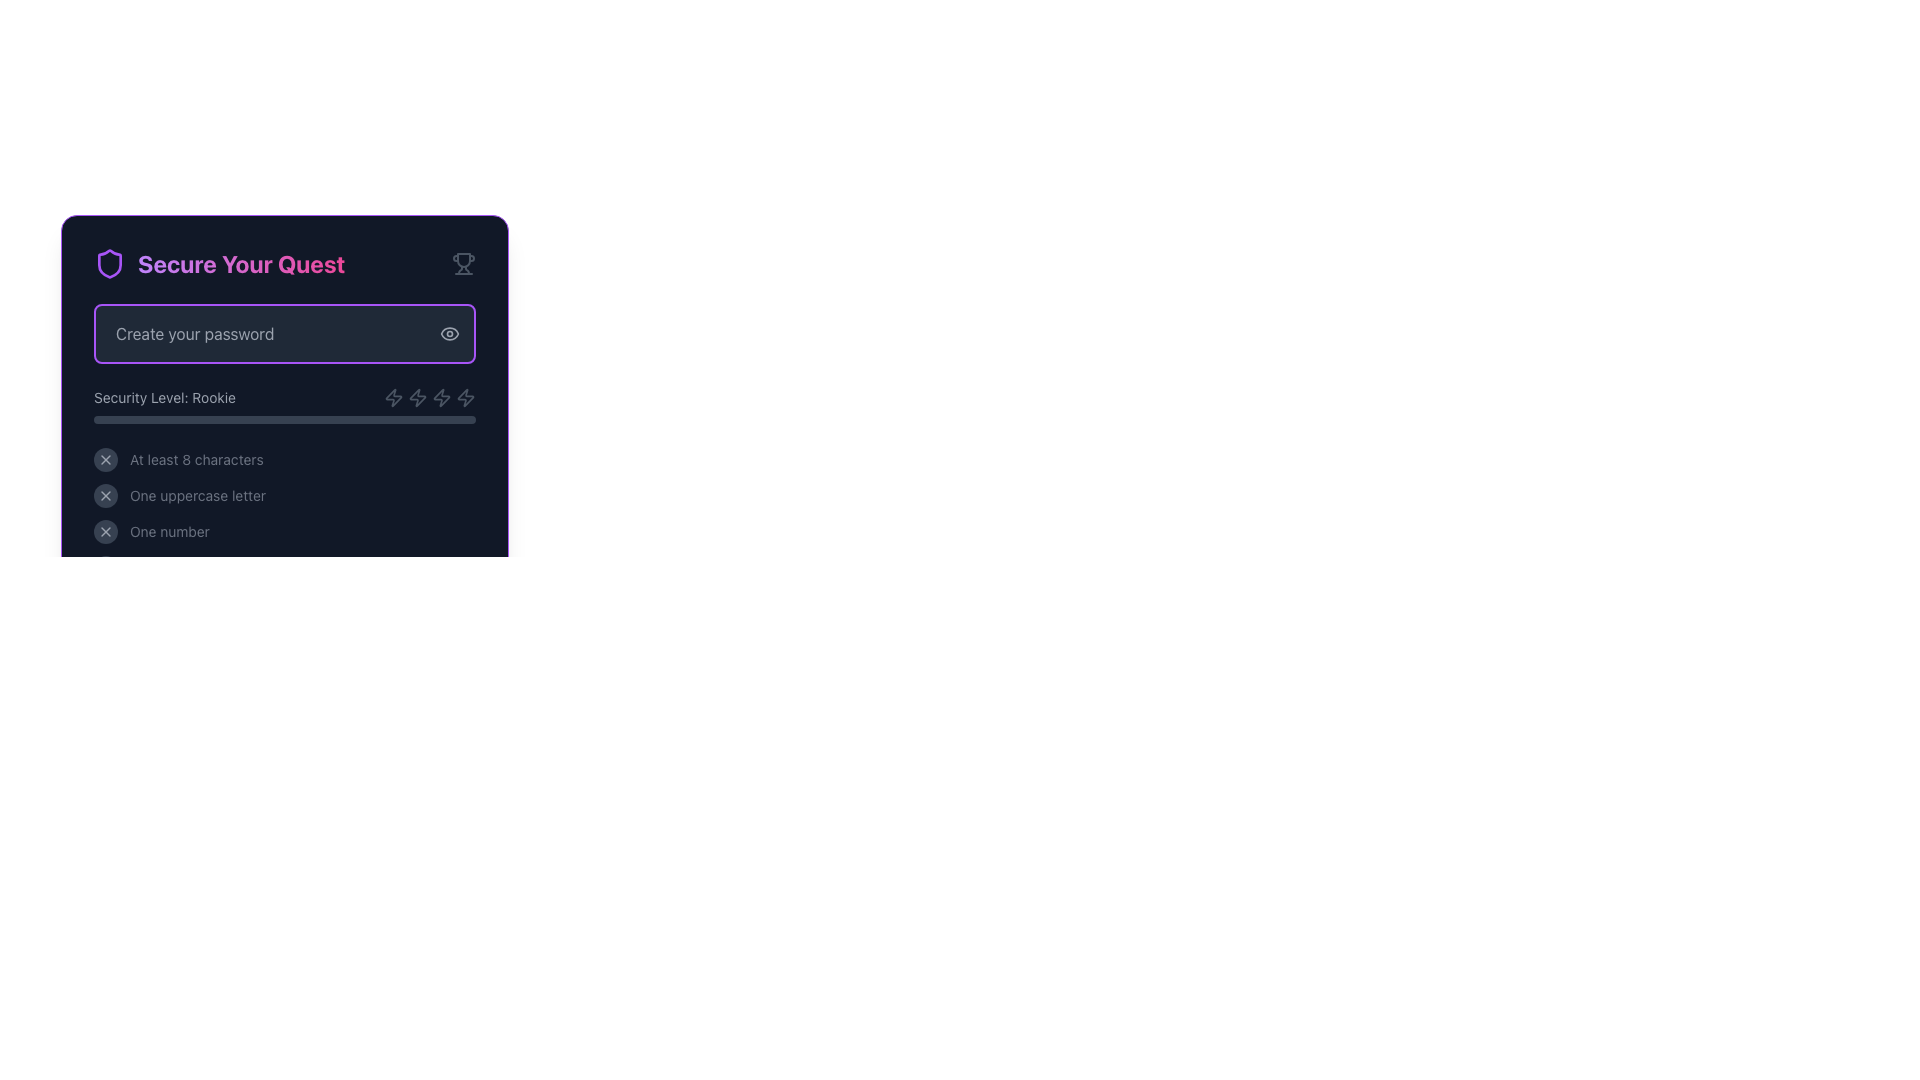  I want to click on the decorative icon indicating password strength in the security level section of the password creation interface, located in the third row adjacent to the password security level label, so click(416, 397).